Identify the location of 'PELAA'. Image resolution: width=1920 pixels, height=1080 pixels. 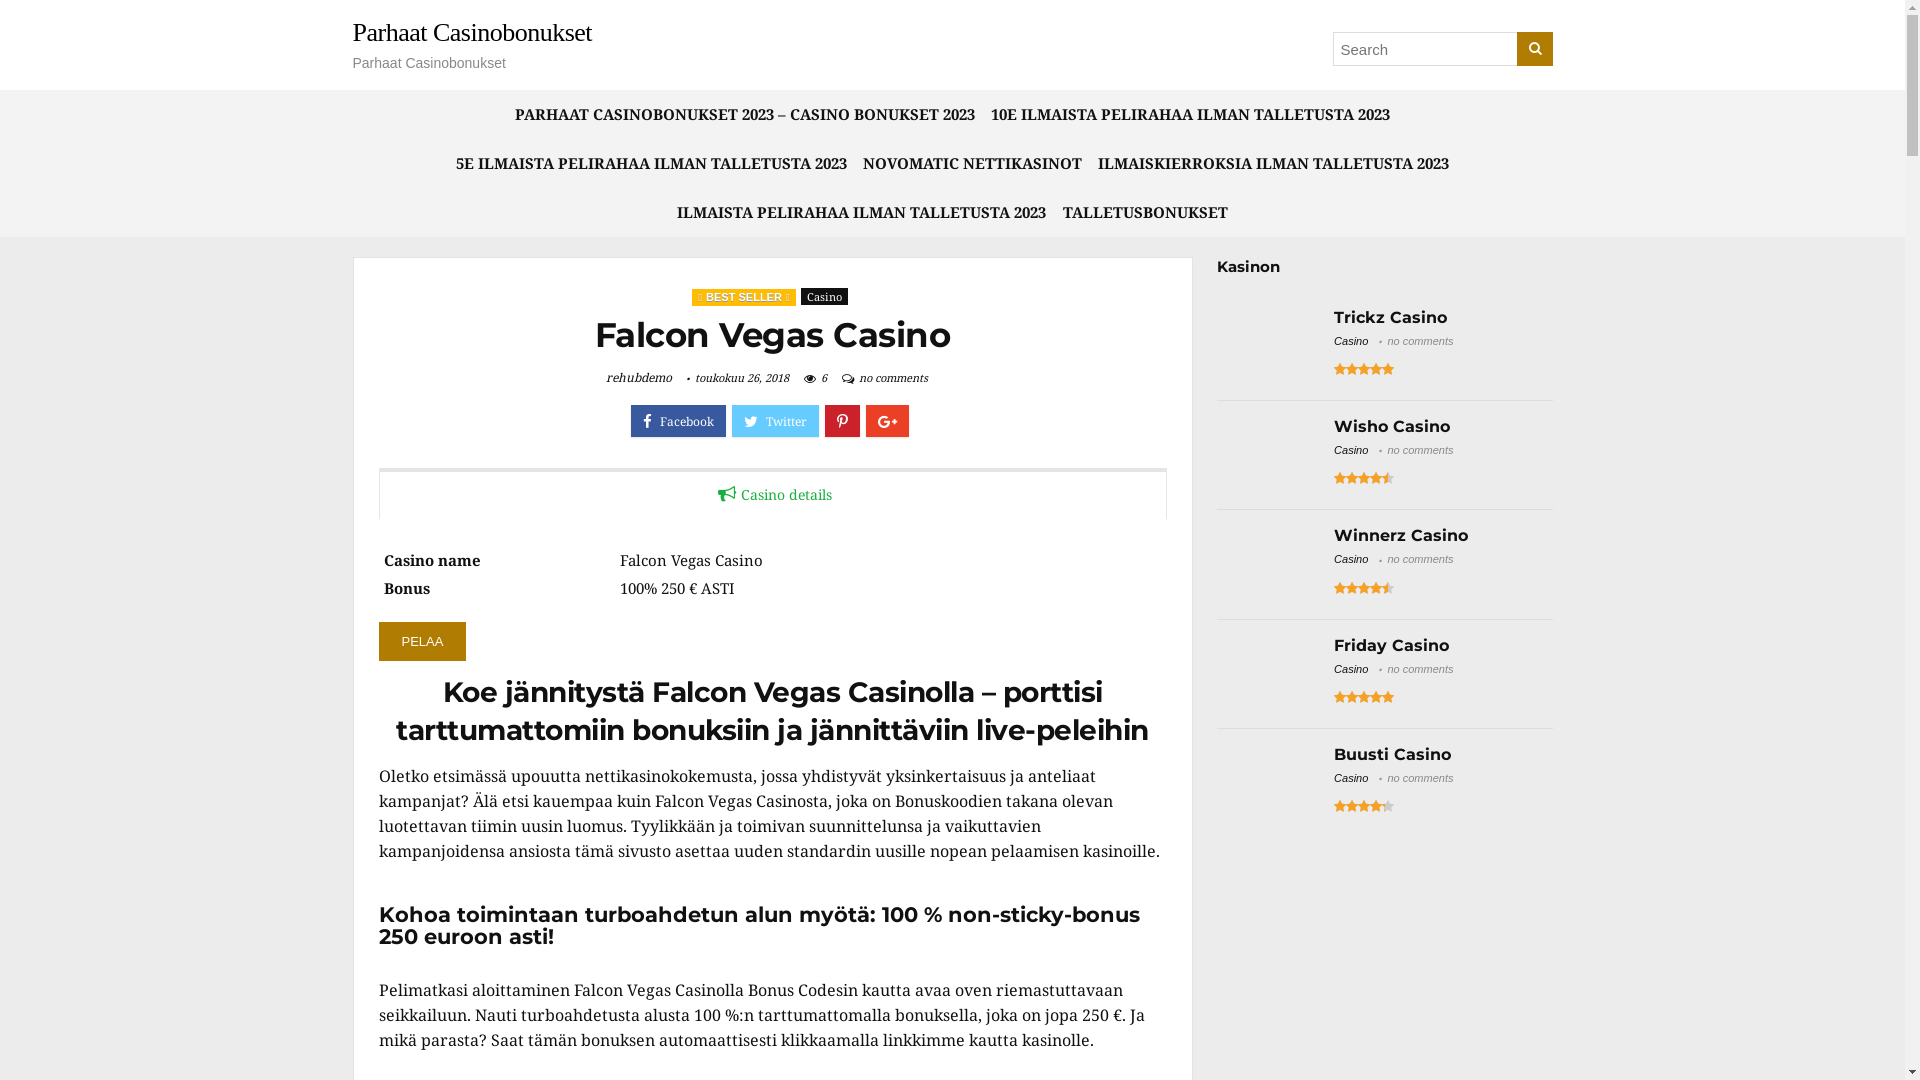
(421, 641).